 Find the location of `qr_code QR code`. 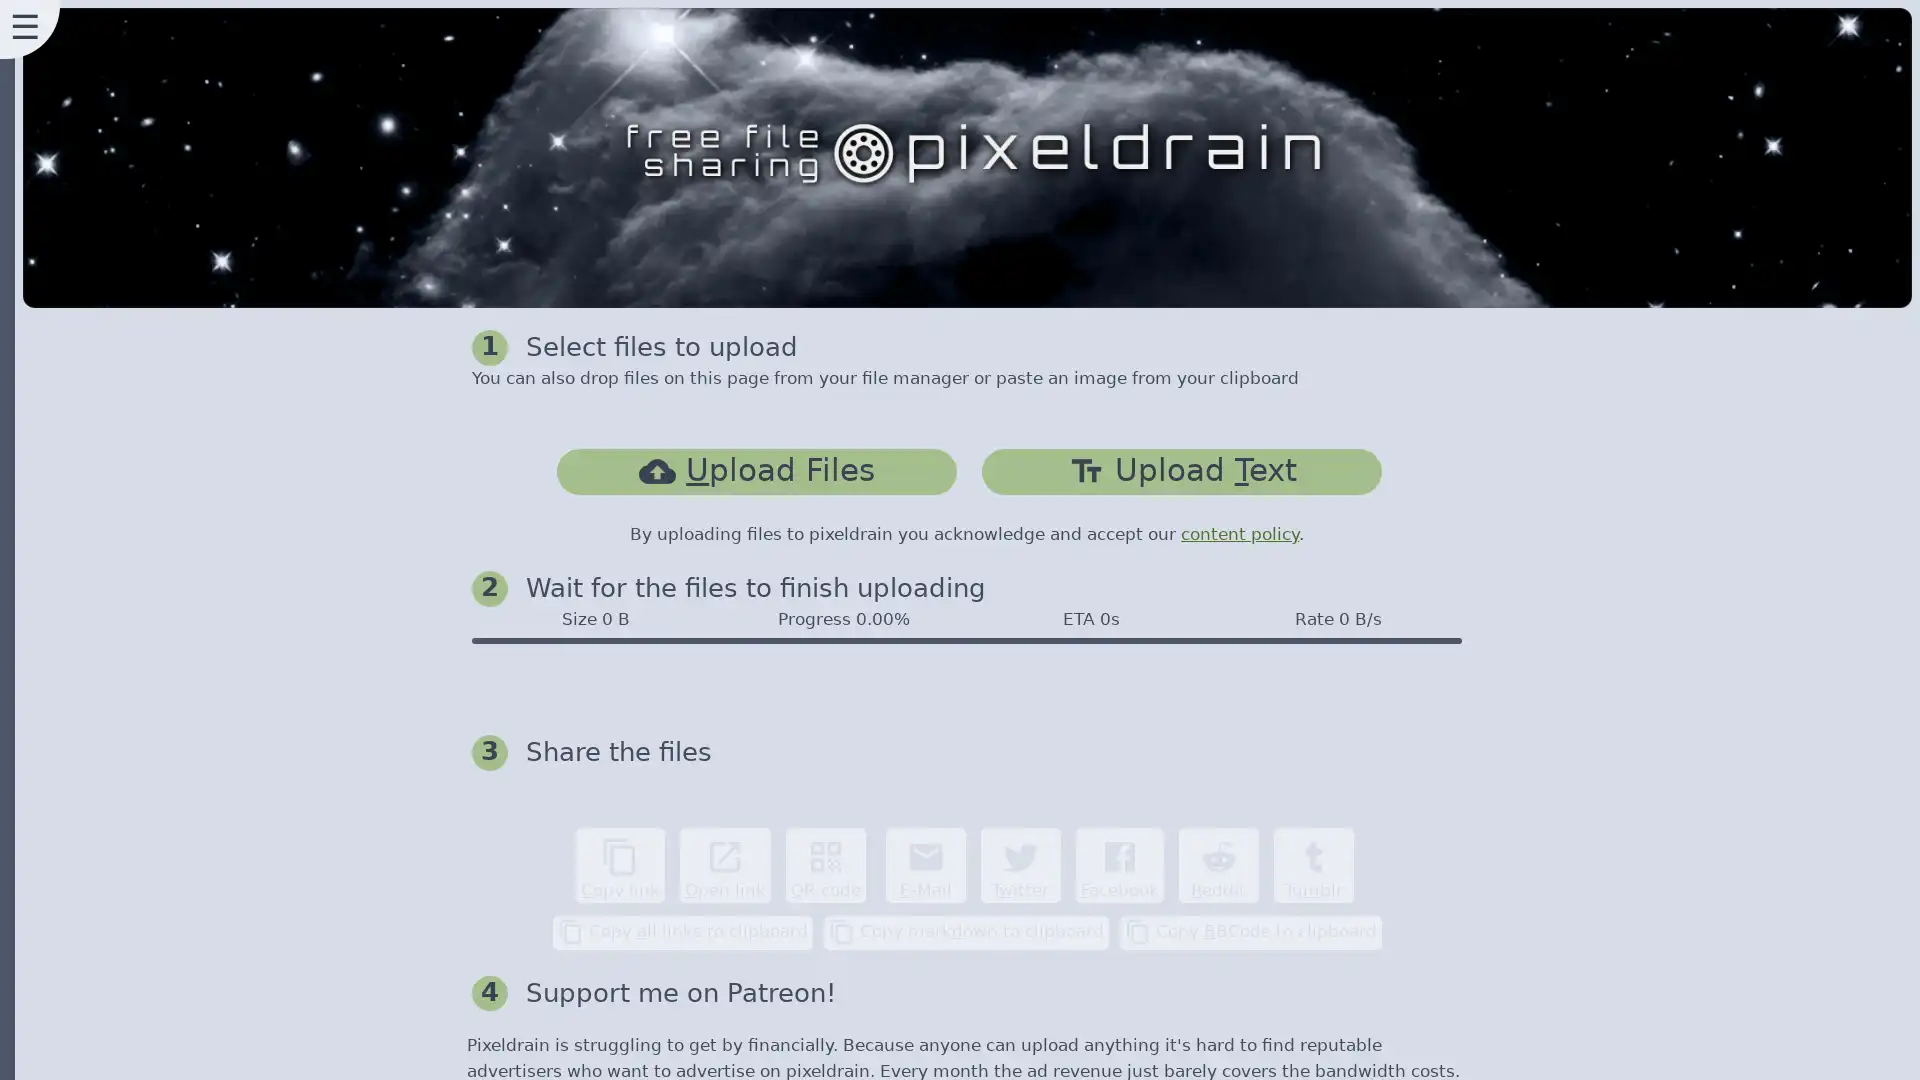

qr_code QR code is located at coordinates (963, 864).